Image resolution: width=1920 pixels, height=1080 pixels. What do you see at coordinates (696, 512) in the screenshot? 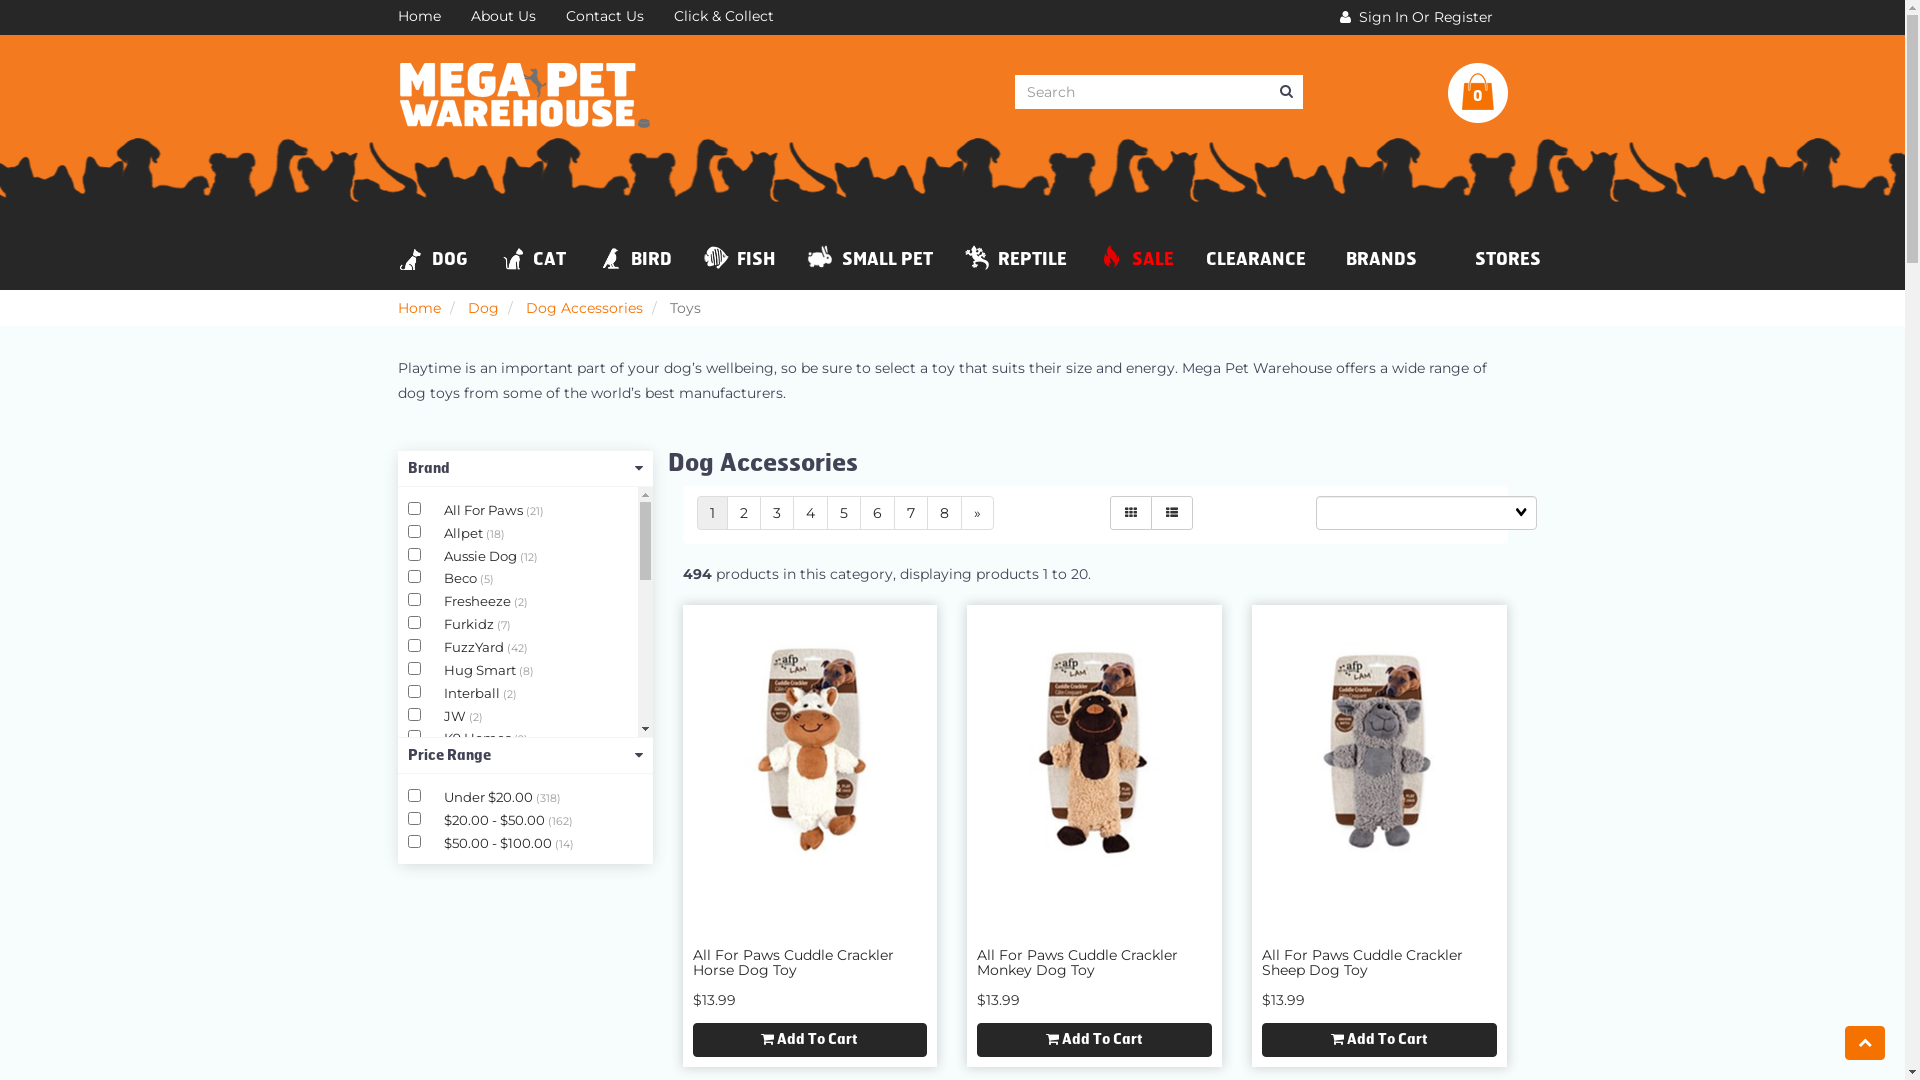
I see `'1'` at bounding box center [696, 512].